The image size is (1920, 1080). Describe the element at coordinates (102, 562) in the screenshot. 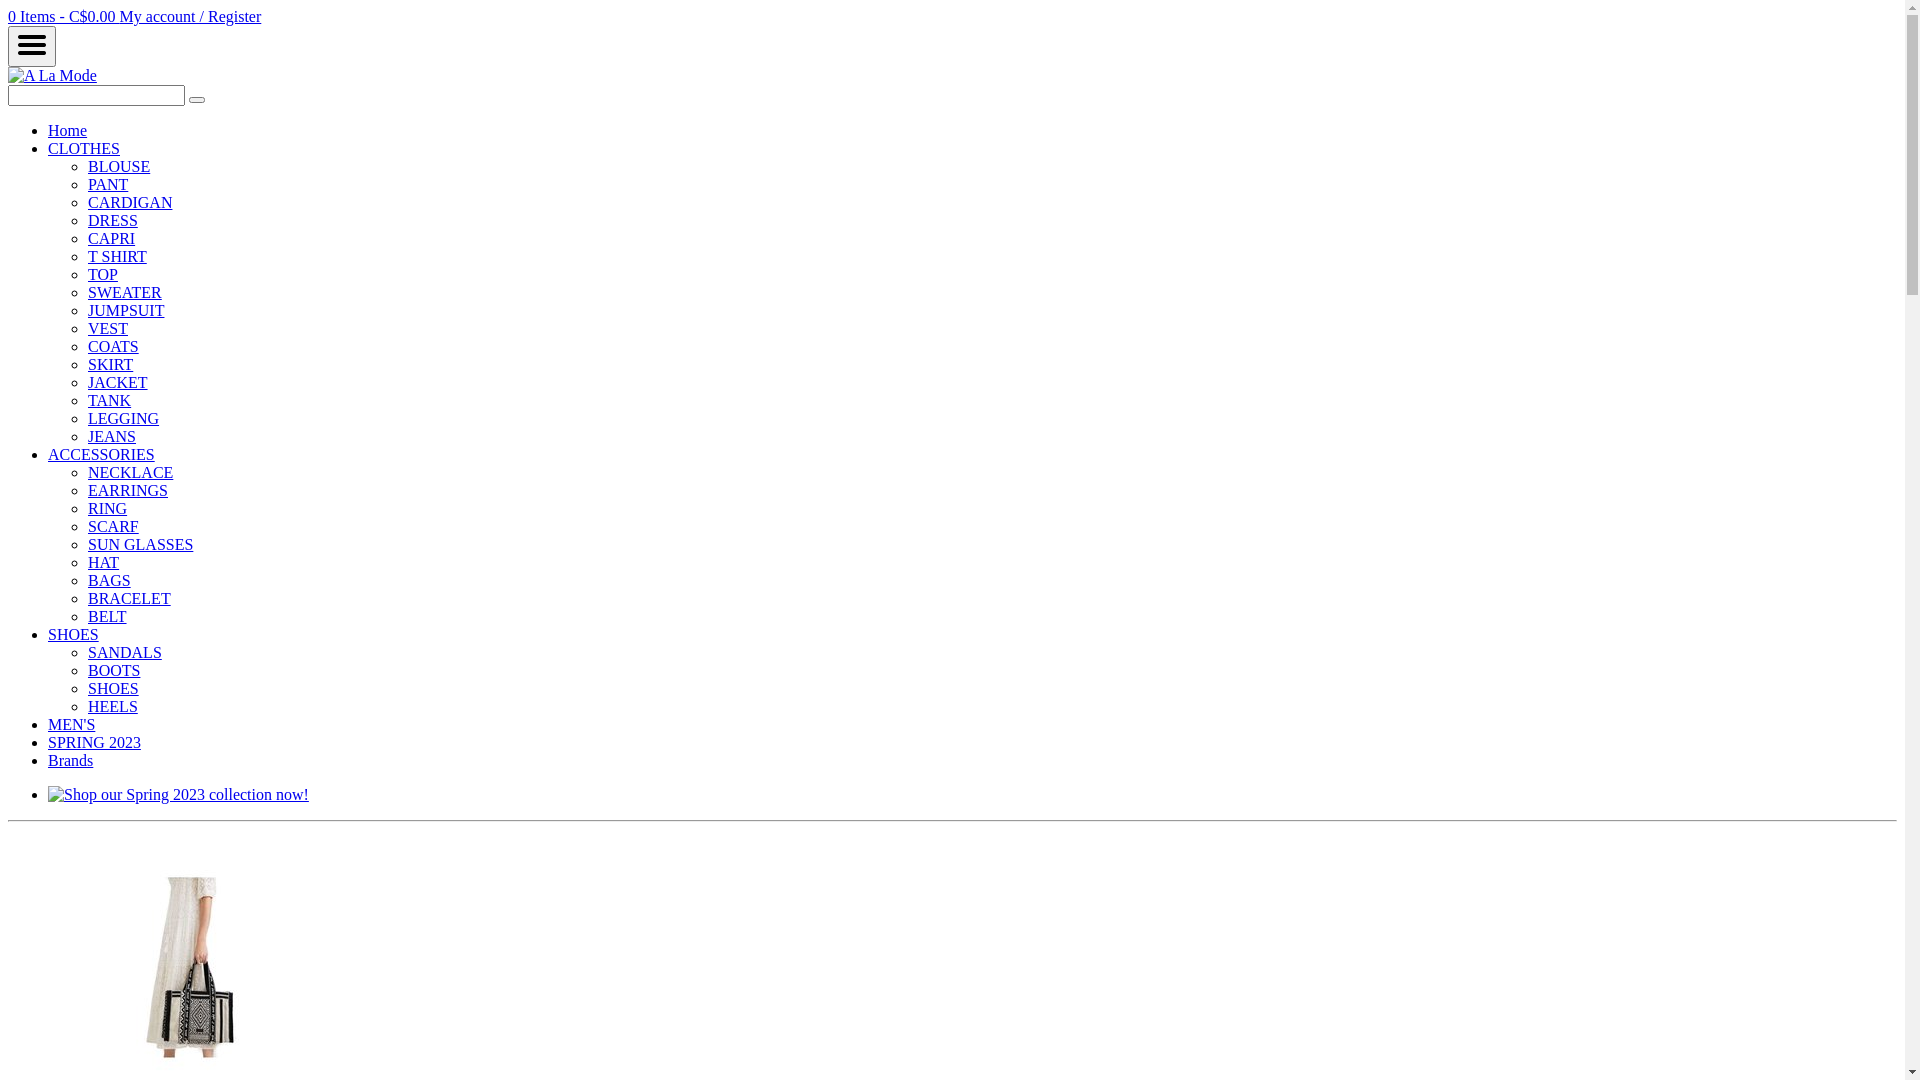

I see `'HAT'` at that location.